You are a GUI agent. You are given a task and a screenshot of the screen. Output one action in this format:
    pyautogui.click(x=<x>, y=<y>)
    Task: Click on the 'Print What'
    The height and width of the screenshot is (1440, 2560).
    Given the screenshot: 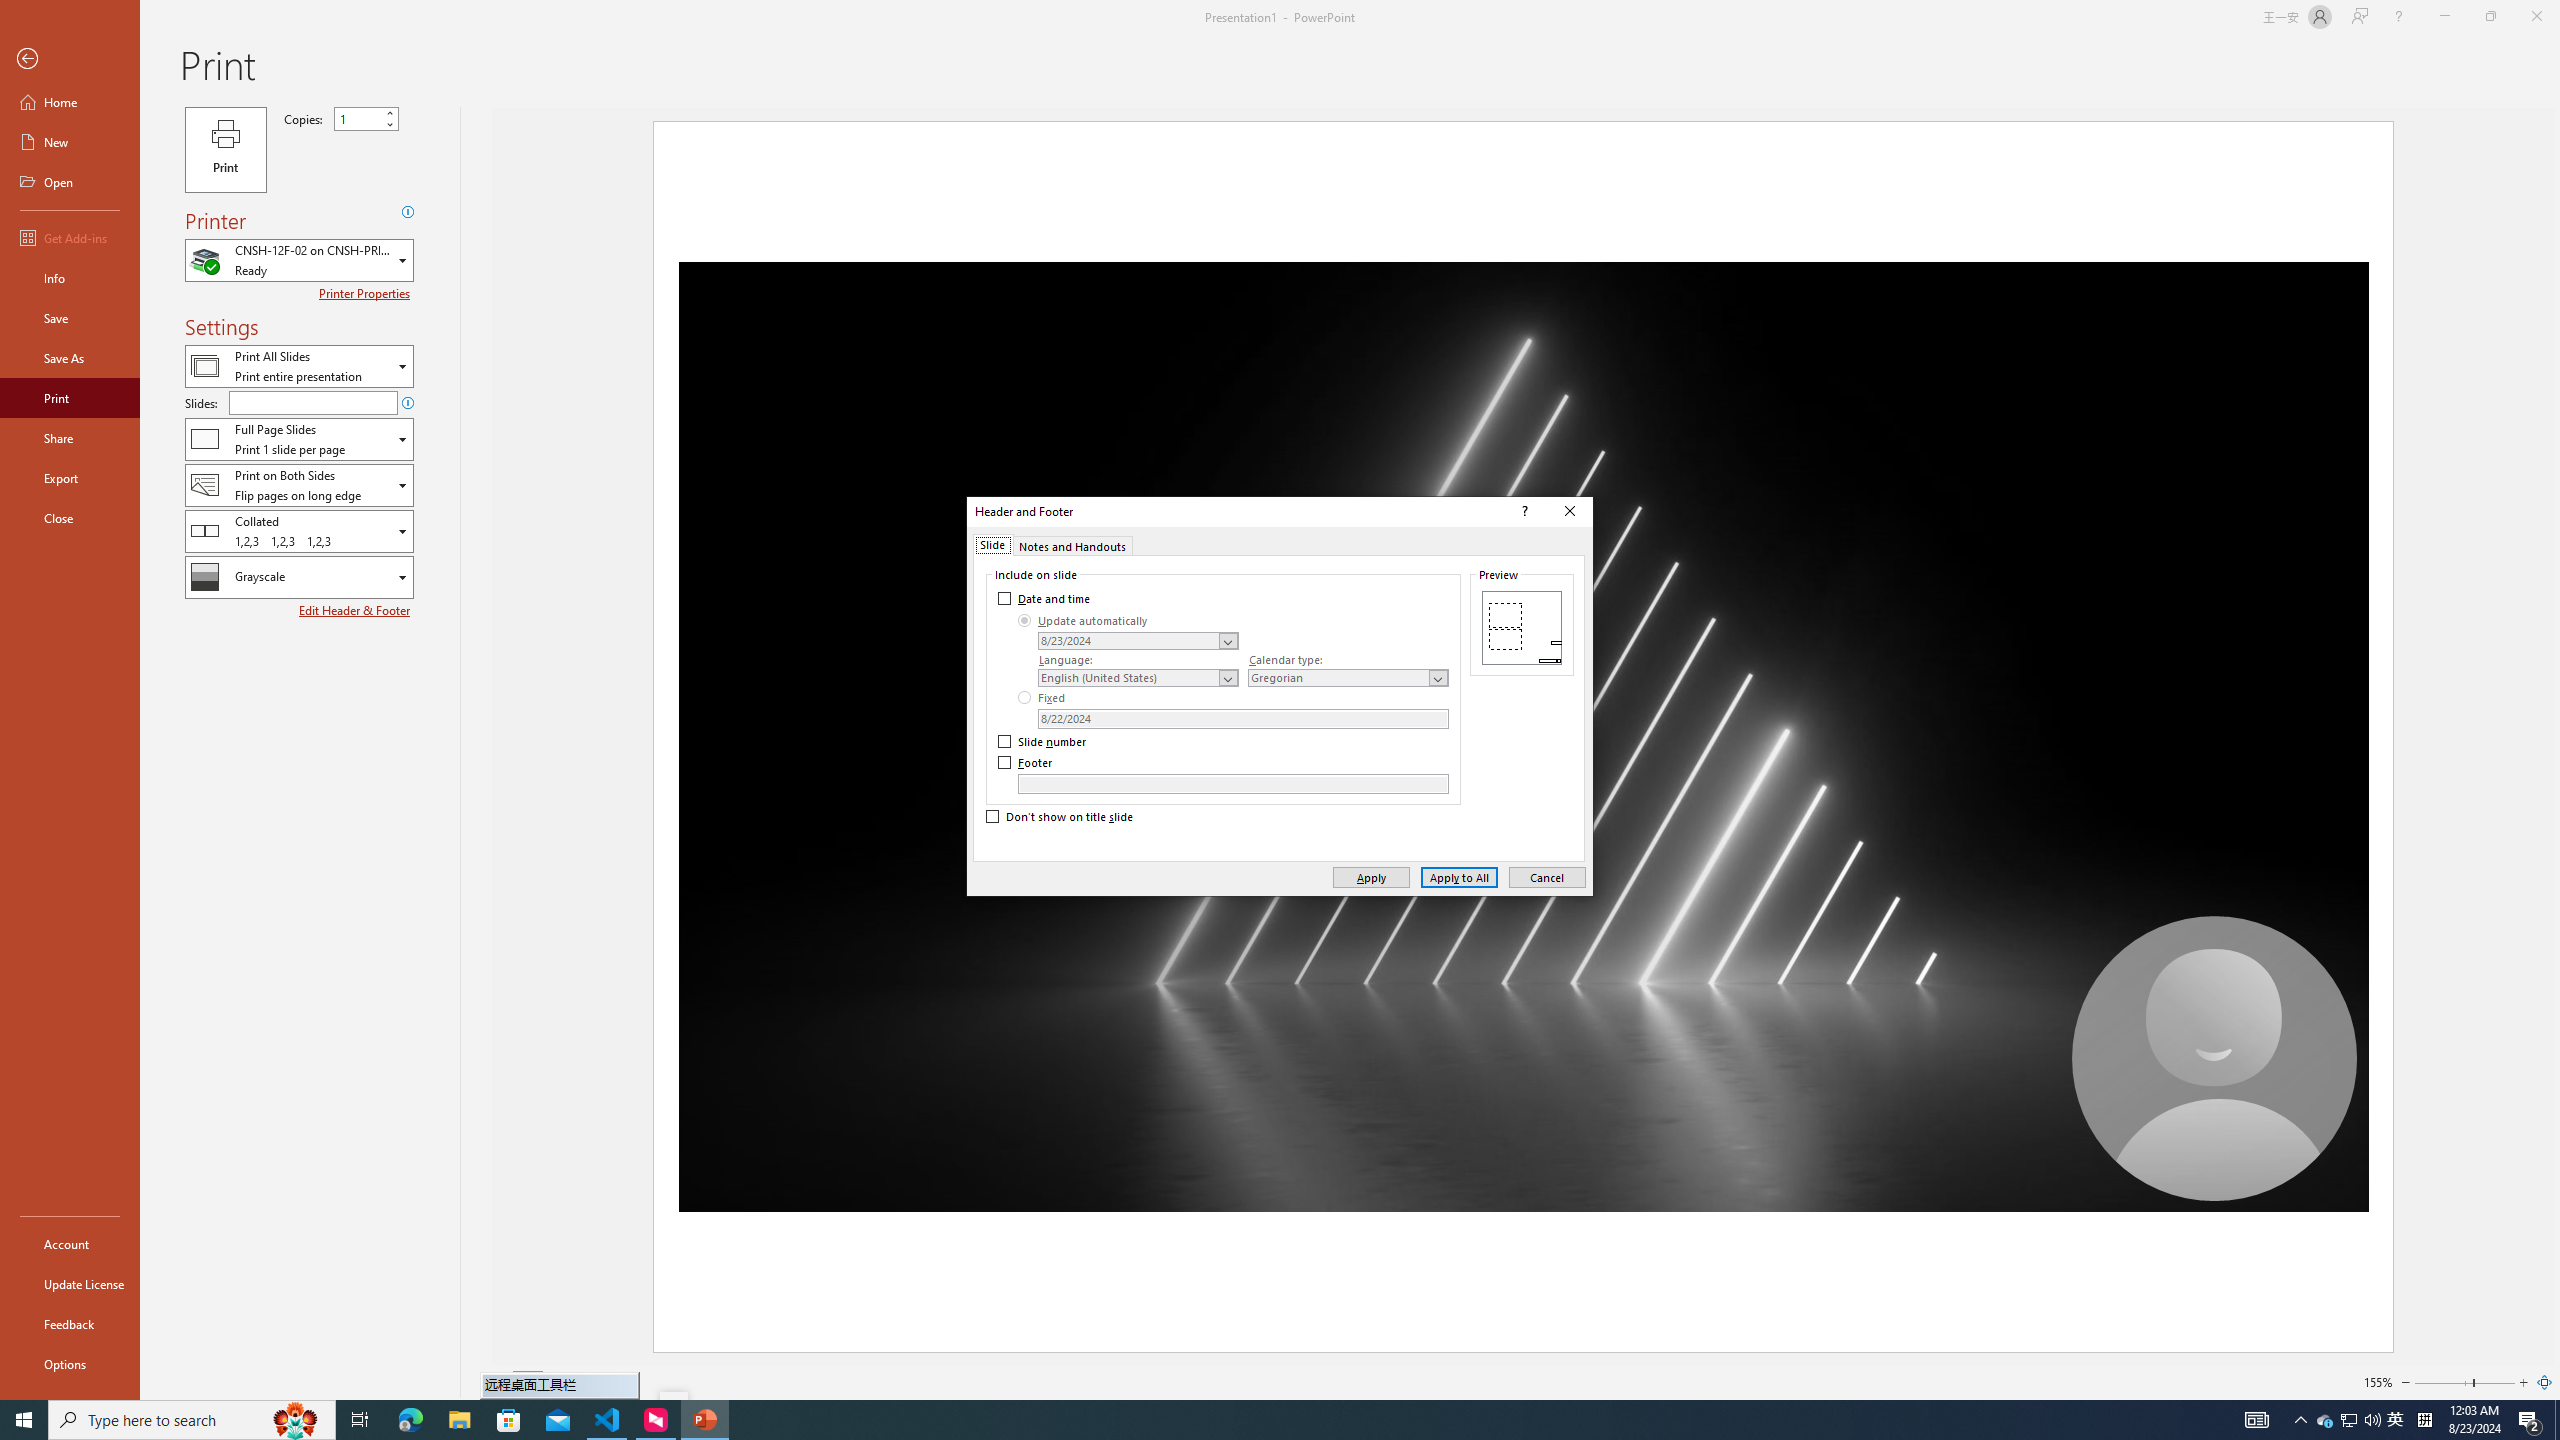 What is the action you would take?
    pyautogui.click(x=298, y=365)
    